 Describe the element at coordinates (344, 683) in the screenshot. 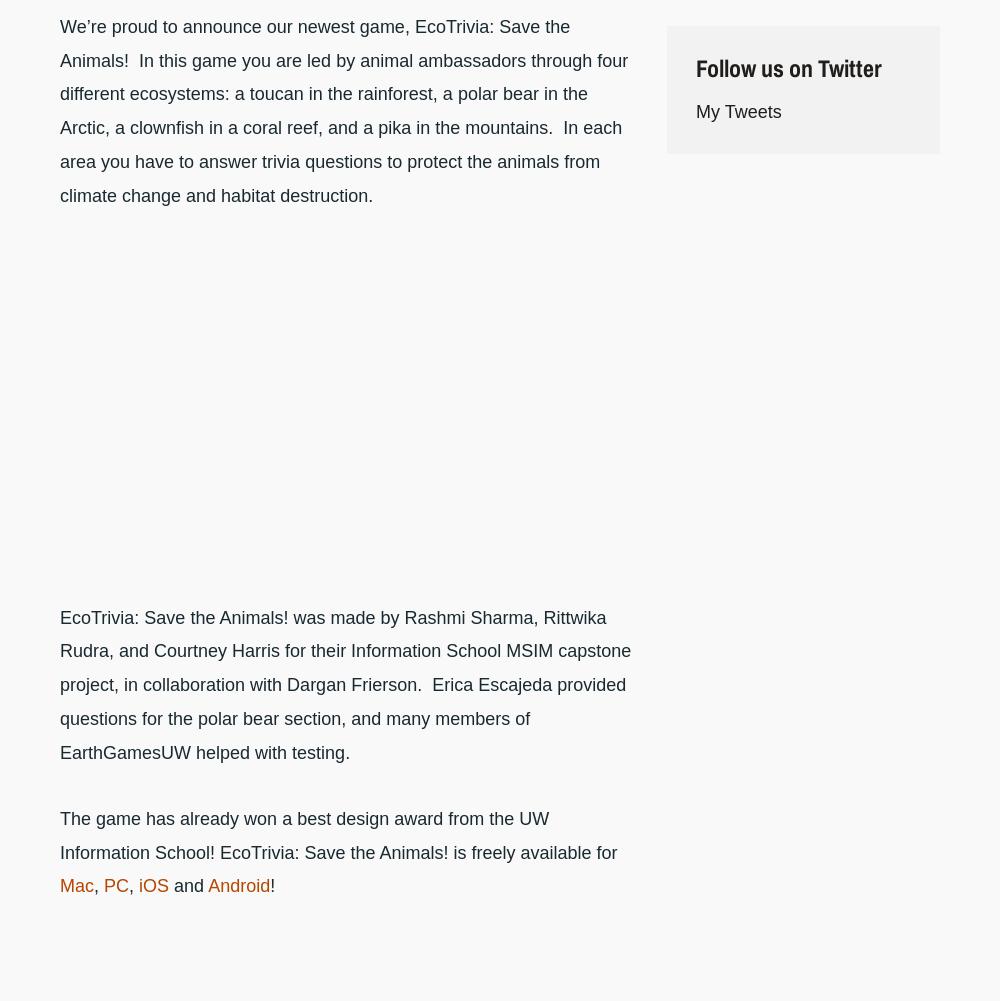

I see `'EcoTrivia: Save the Animals! was made by Rashmi Sharma, Rittwika Rudra, and Courtney Harris for their Information School MSIM capstone project, in collaboration with Dargan Frierson.  Erica Escajeda provided questions for the polar bear section, and many members of EarthGamesUW helped with testing.'` at that location.